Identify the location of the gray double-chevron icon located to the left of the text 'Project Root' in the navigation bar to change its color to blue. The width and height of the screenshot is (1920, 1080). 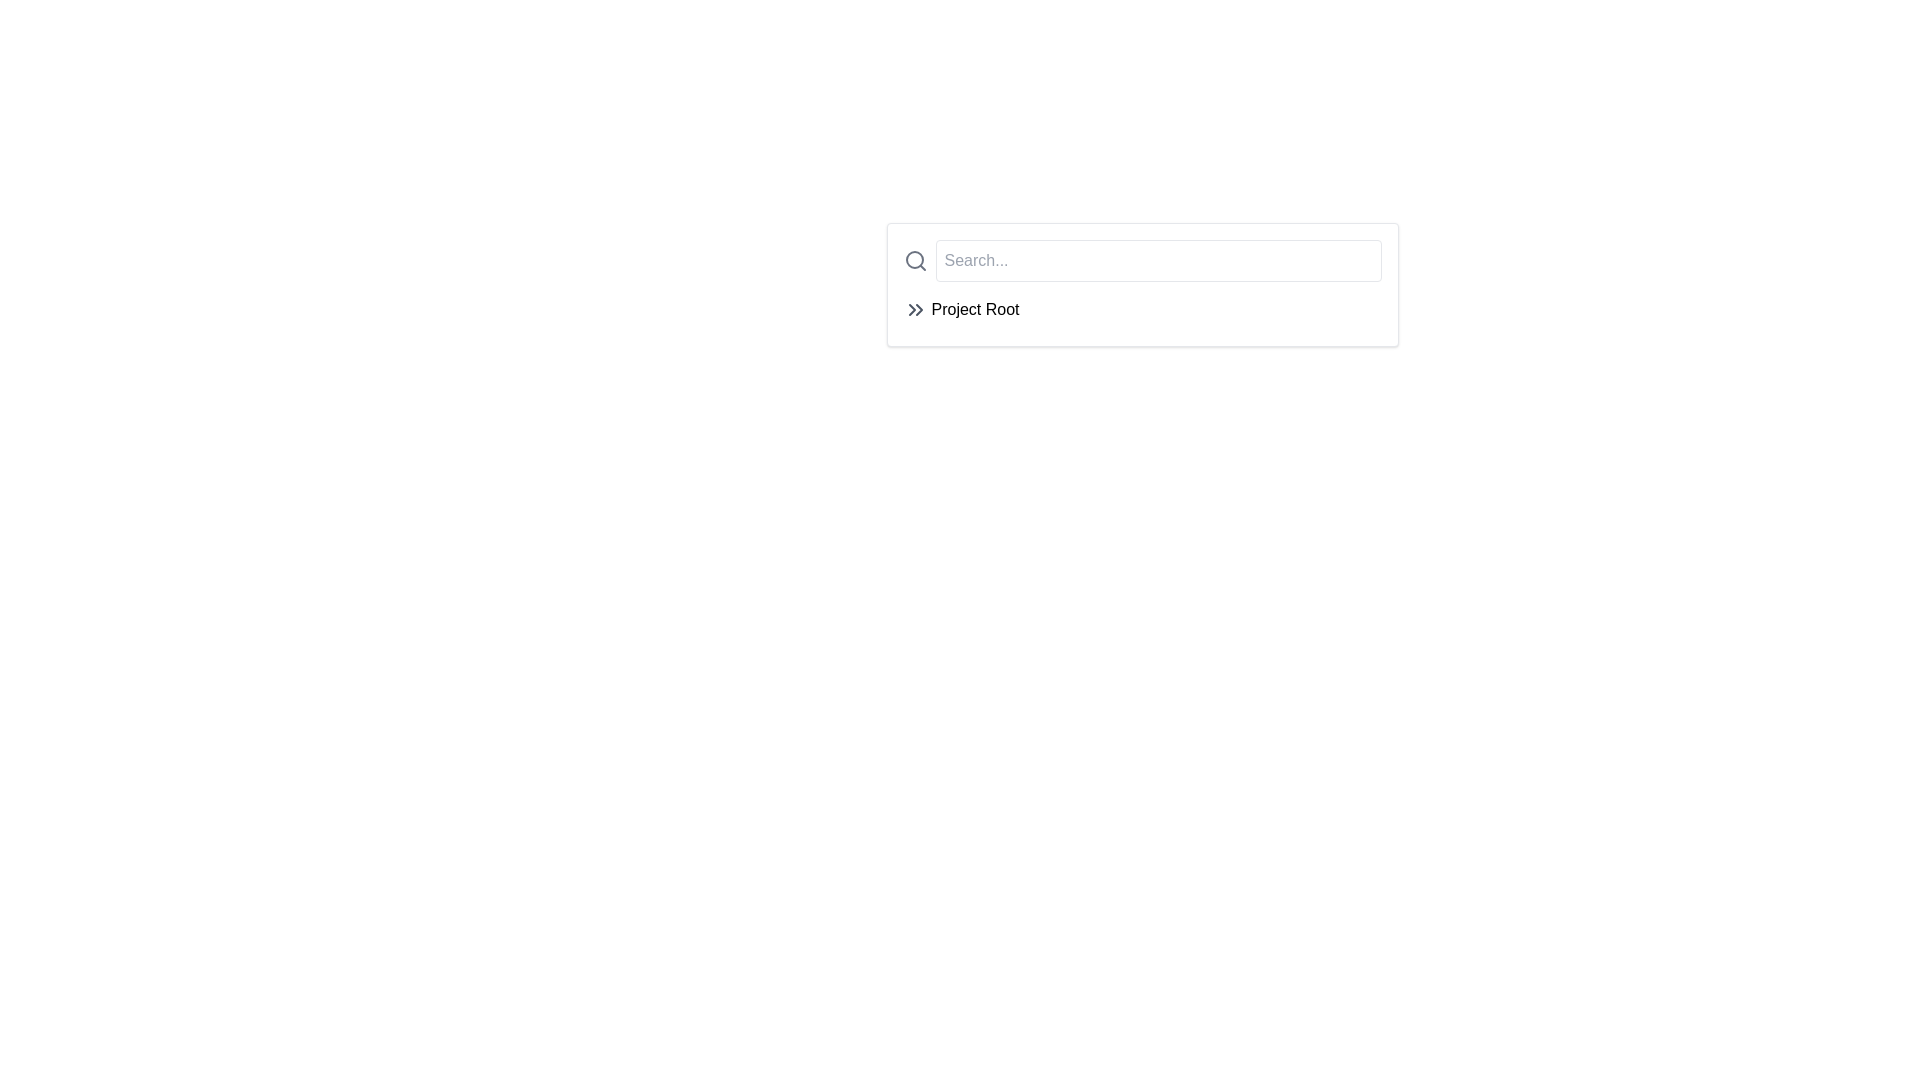
(914, 309).